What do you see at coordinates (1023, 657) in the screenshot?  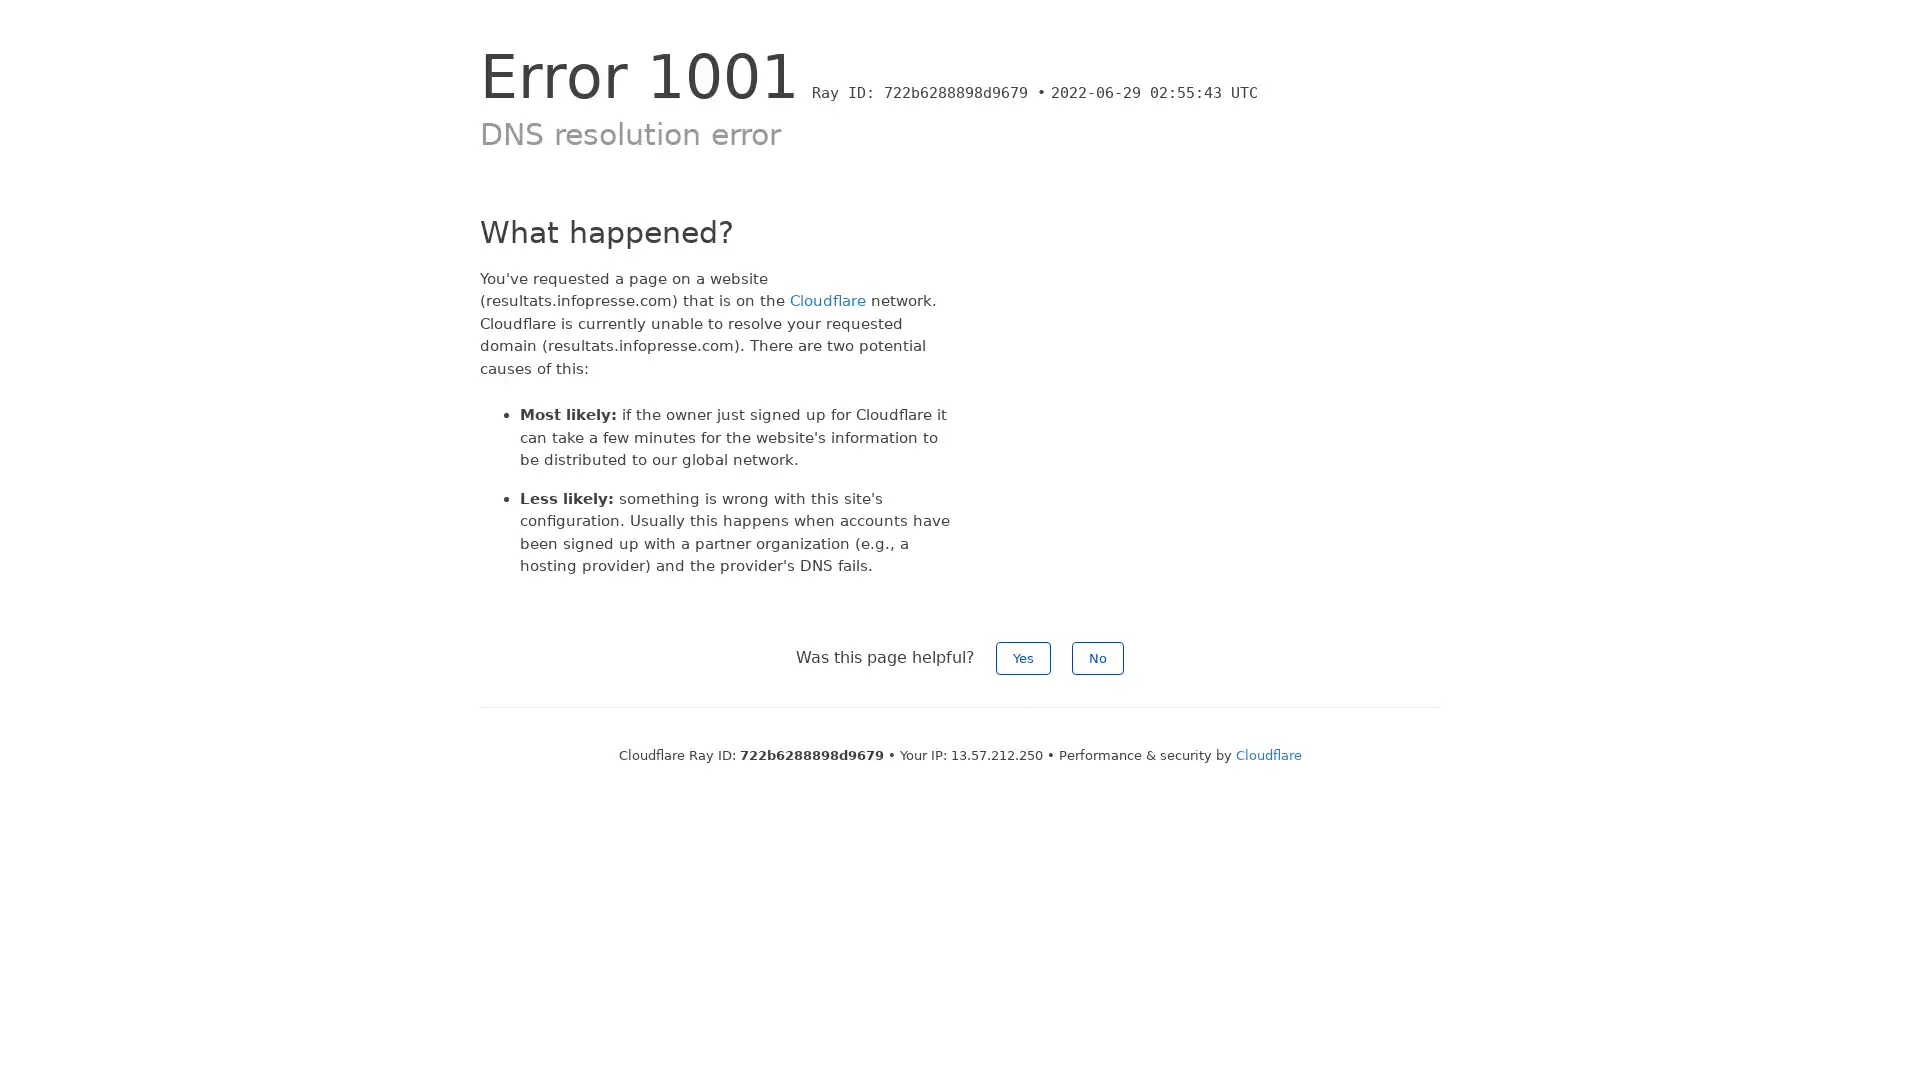 I see `Yes` at bounding box center [1023, 657].